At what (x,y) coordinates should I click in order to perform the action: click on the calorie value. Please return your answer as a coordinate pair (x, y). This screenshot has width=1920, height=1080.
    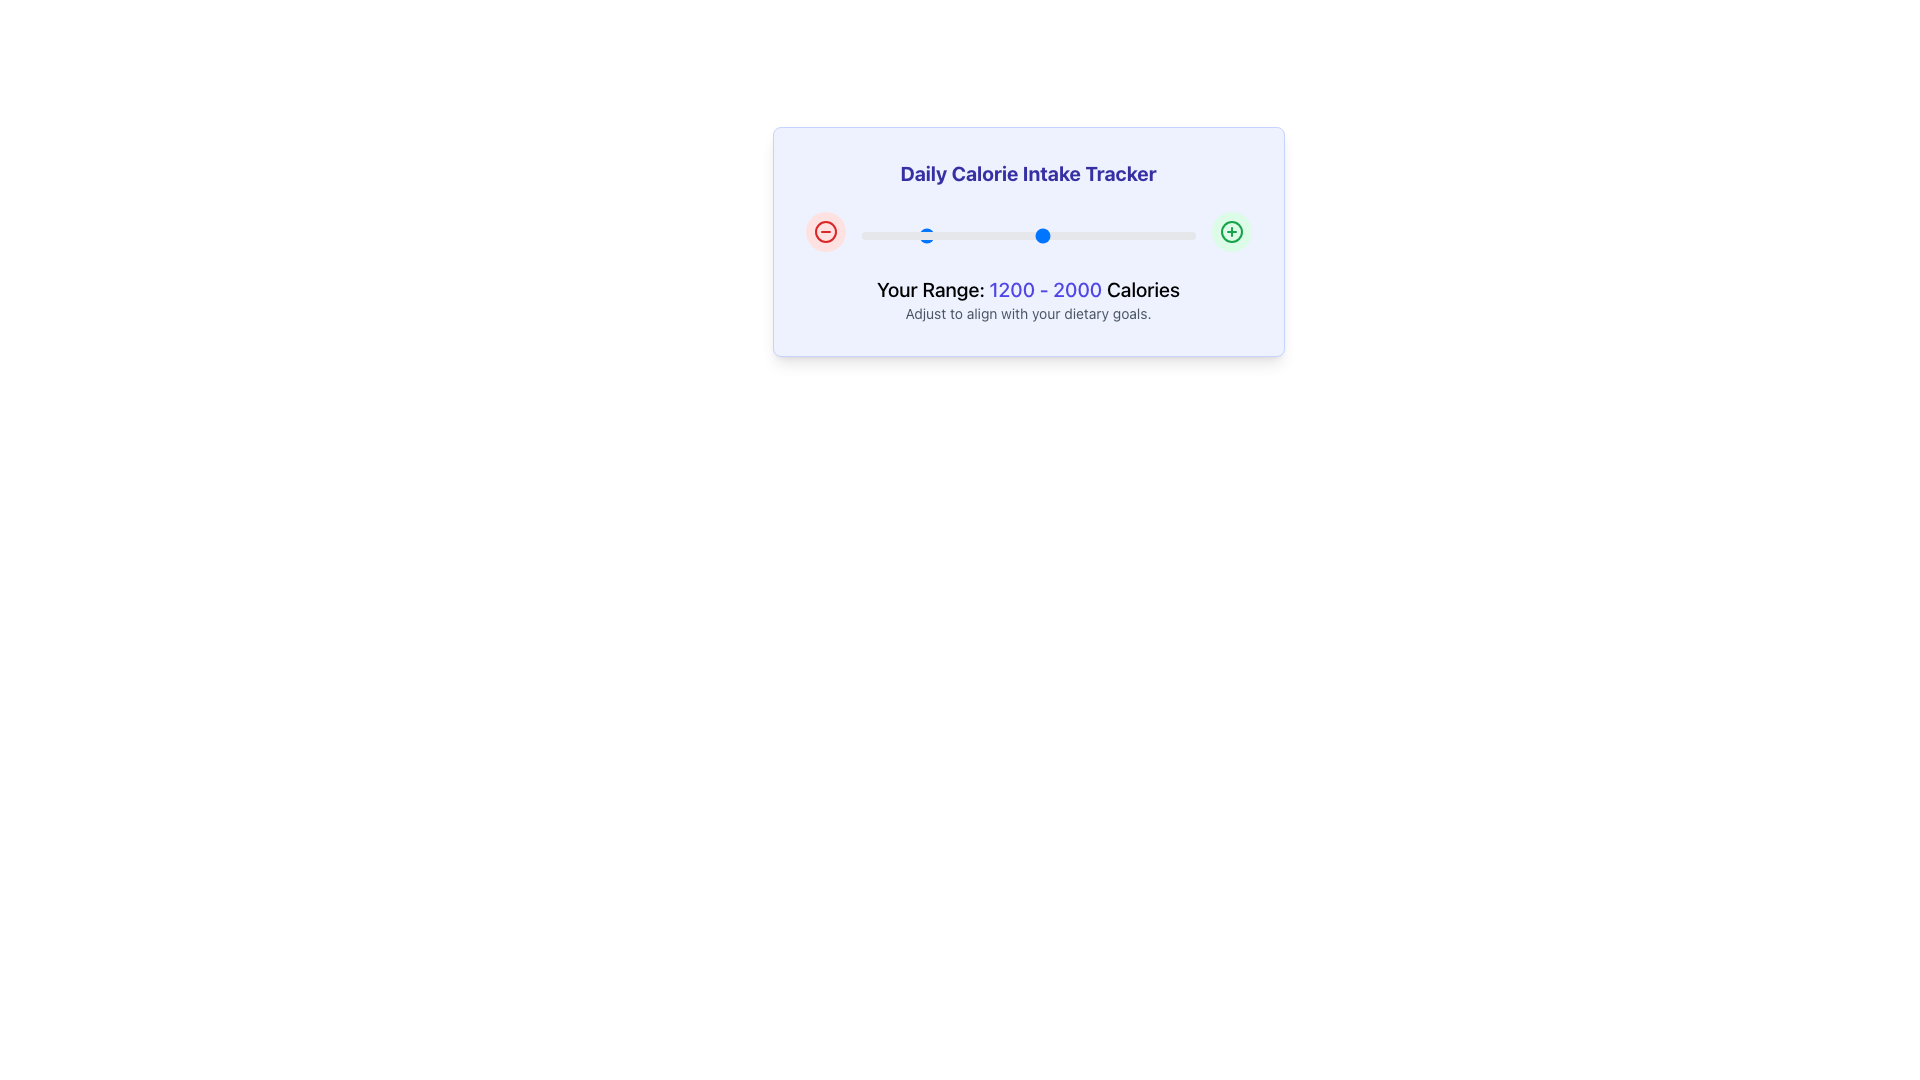
    Looking at the image, I should click on (1023, 234).